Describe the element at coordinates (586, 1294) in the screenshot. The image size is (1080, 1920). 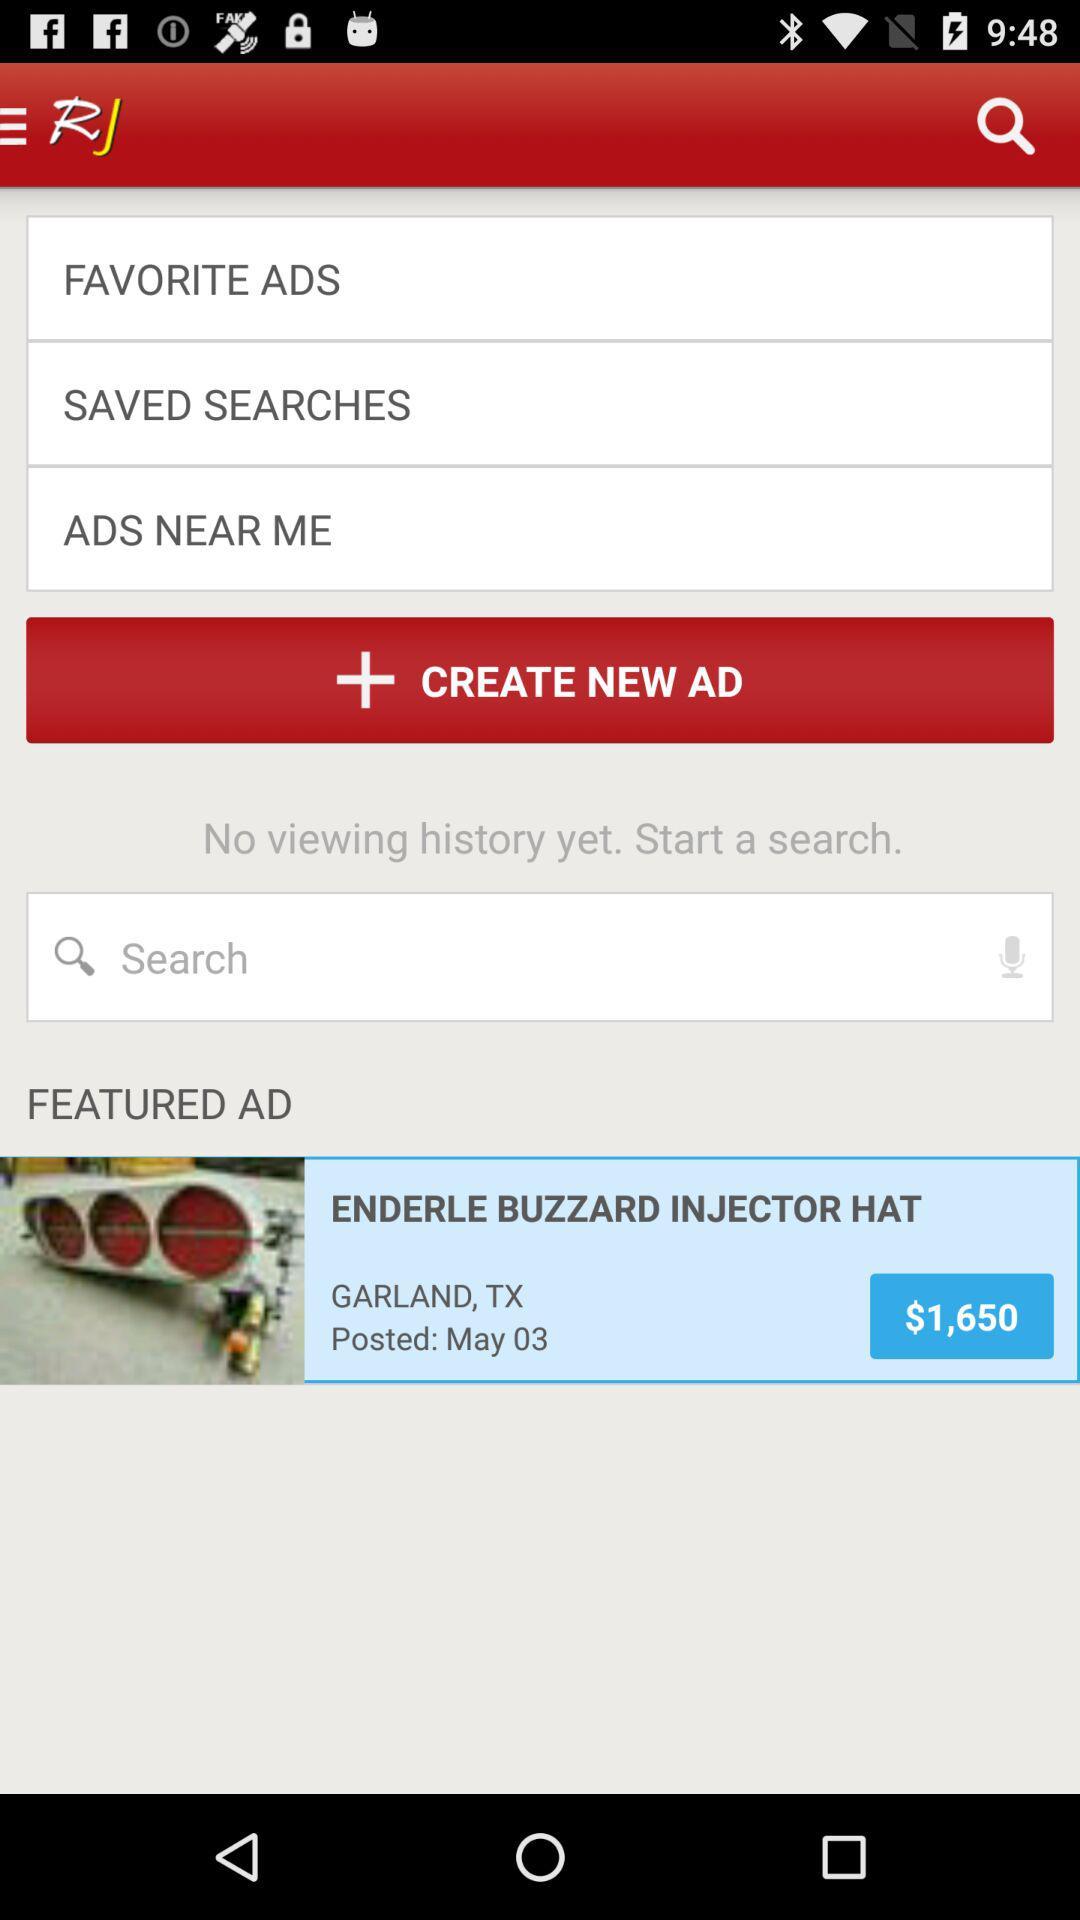
I see `app to the left of $1,650` at that location.